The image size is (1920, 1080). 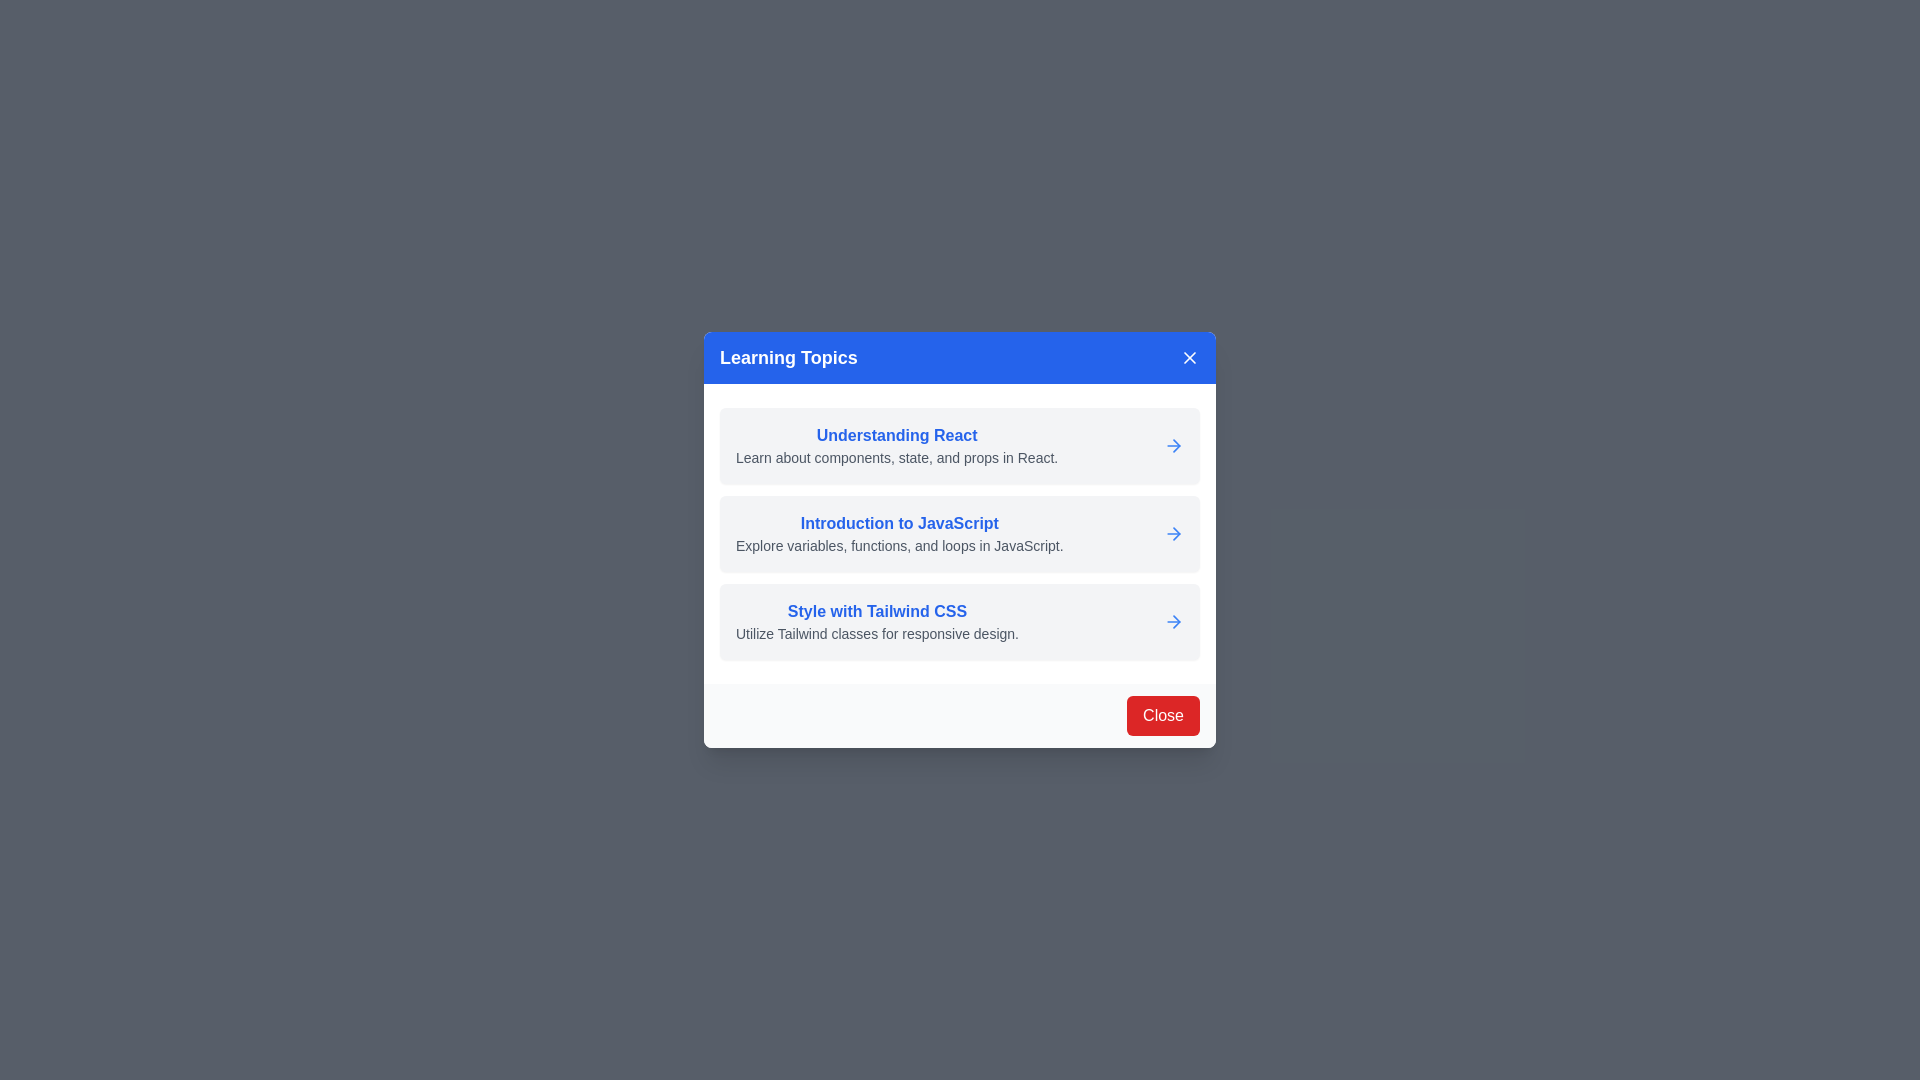 What do you see at coordinates (896, 445) in the screenshot?
I see `the 'Understanding React' text label` at bounding box center [896, 445].